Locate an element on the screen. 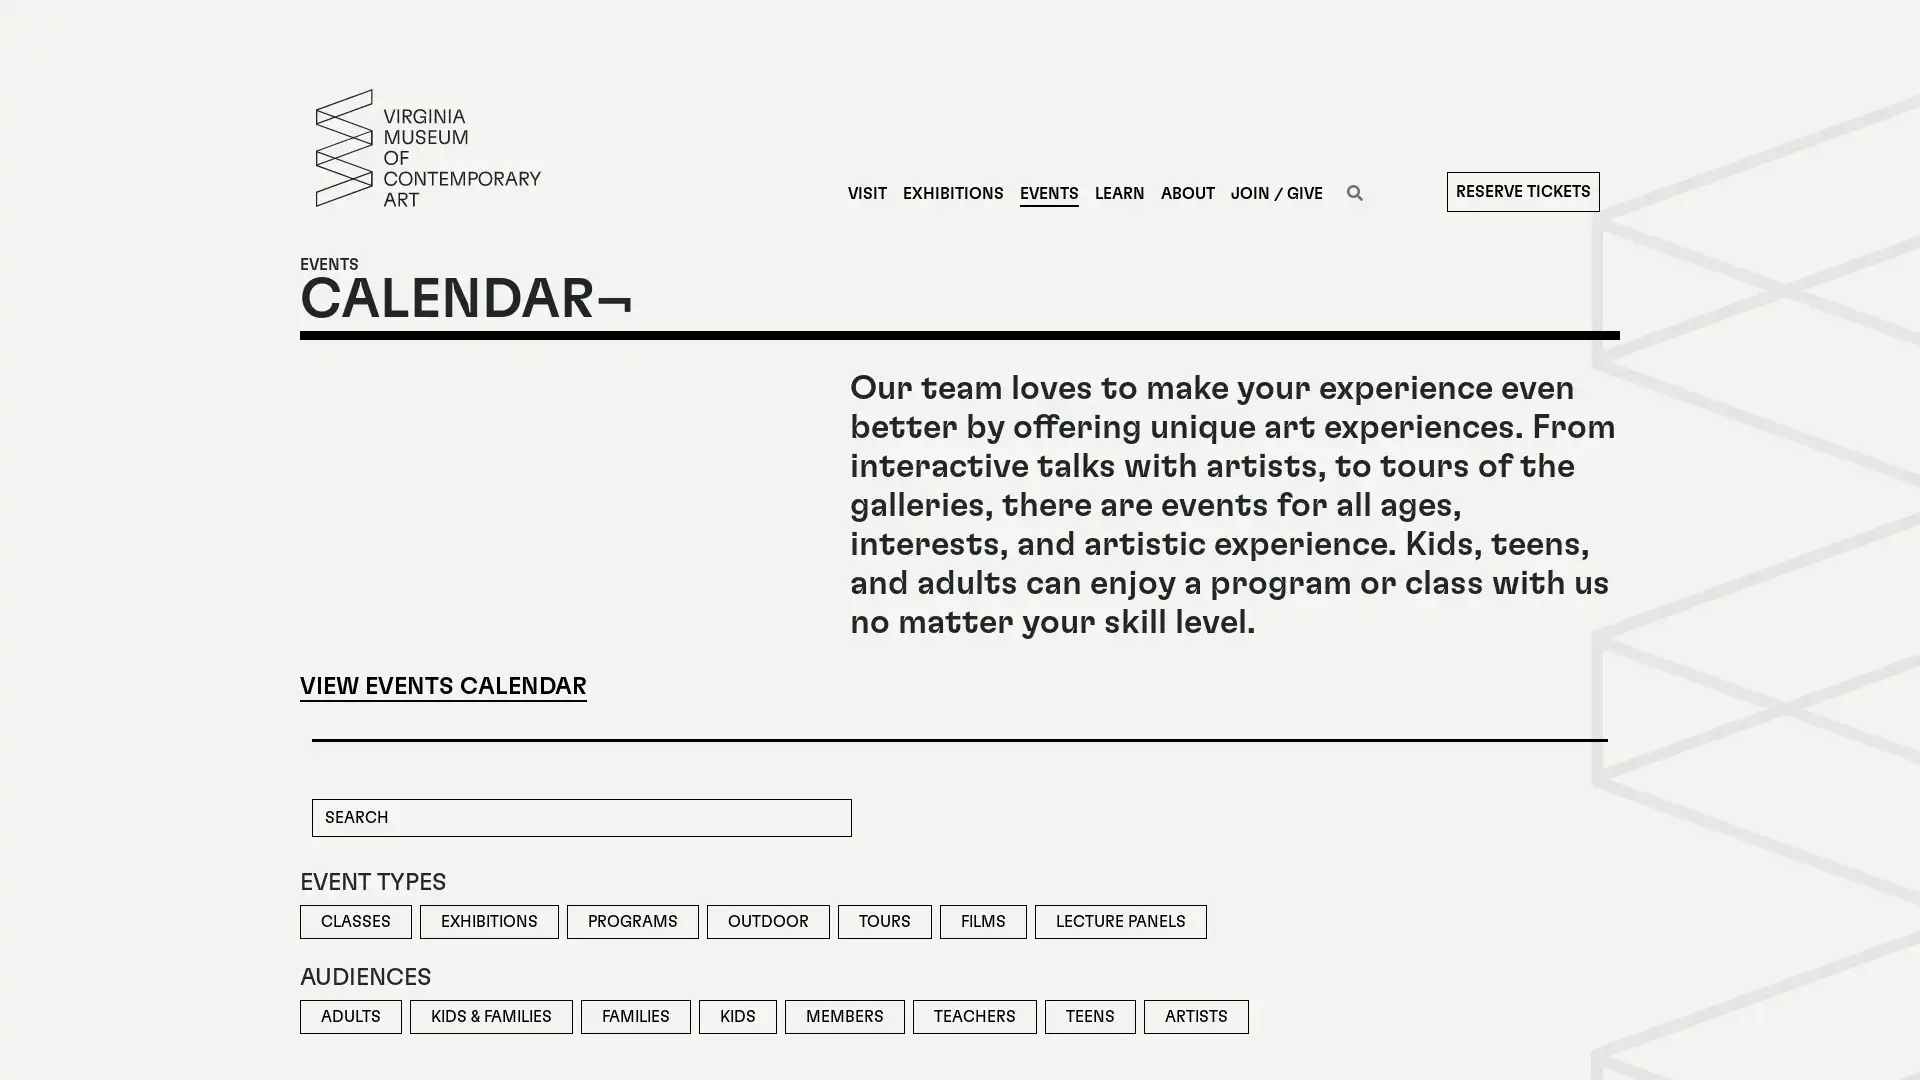 The width and height of the screenshot is (1920, 1080). ABOUT is located at coordinates (1186, 193).